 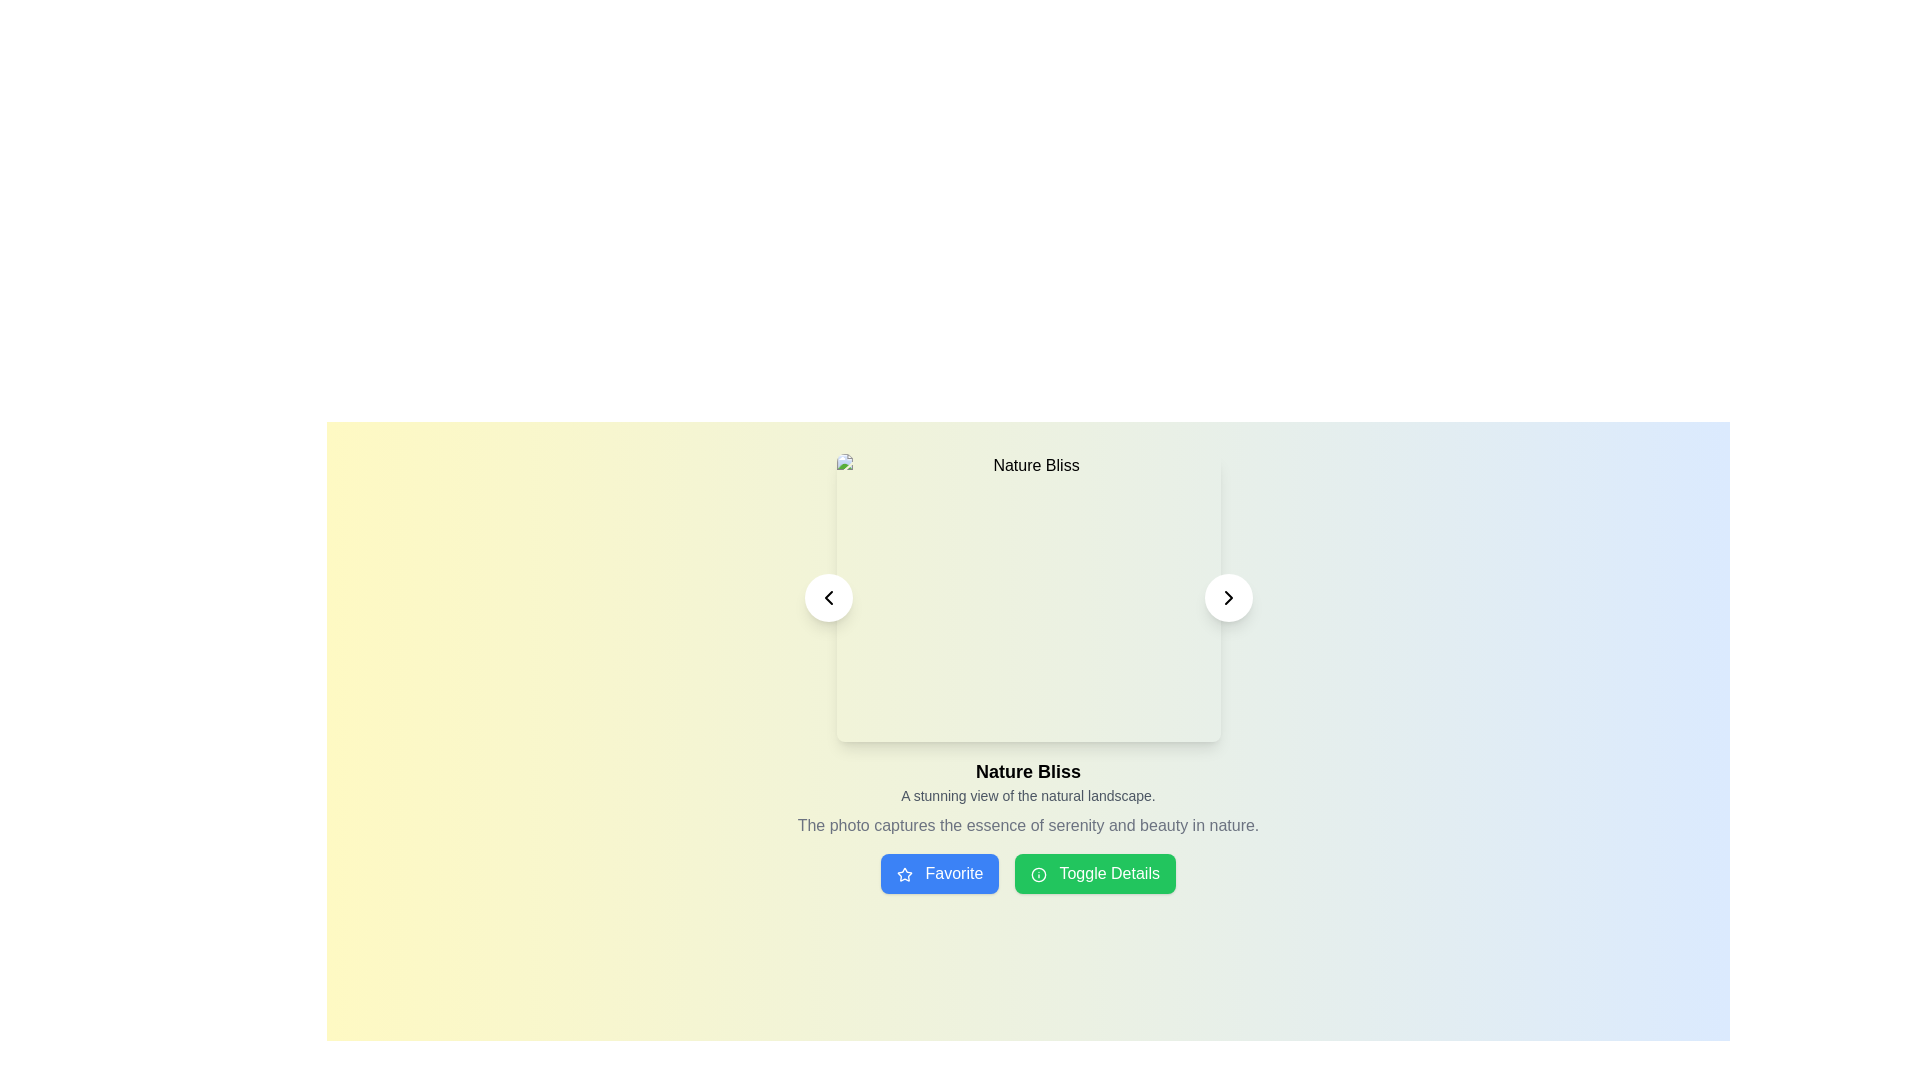 What do you see at coordinates (1227, 596) in the screenshot?
I see `the rightmost button` at bounding box center [1227, 596].